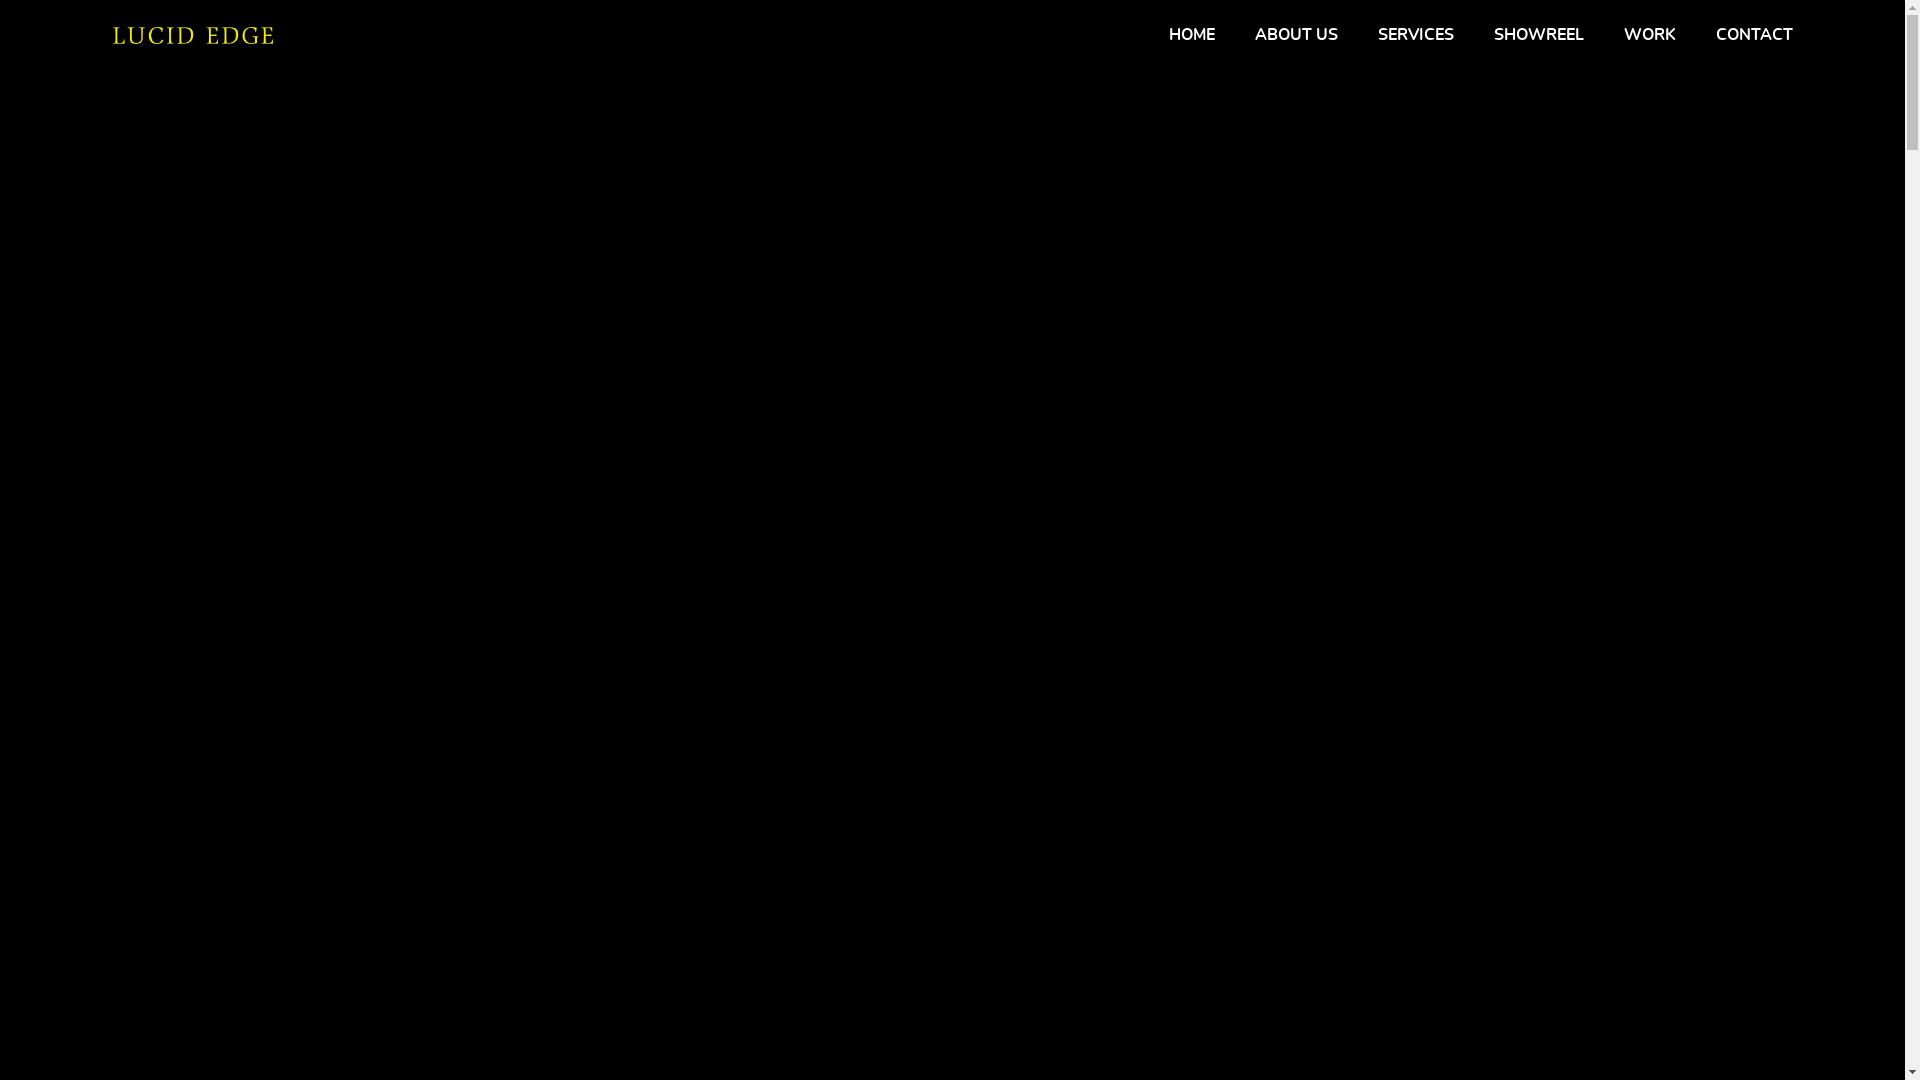 This screenshot has height=1080, width=1920. Describe the element at coordinates (1190, 35) in the screenshot. I see `'HOME'` at that location.